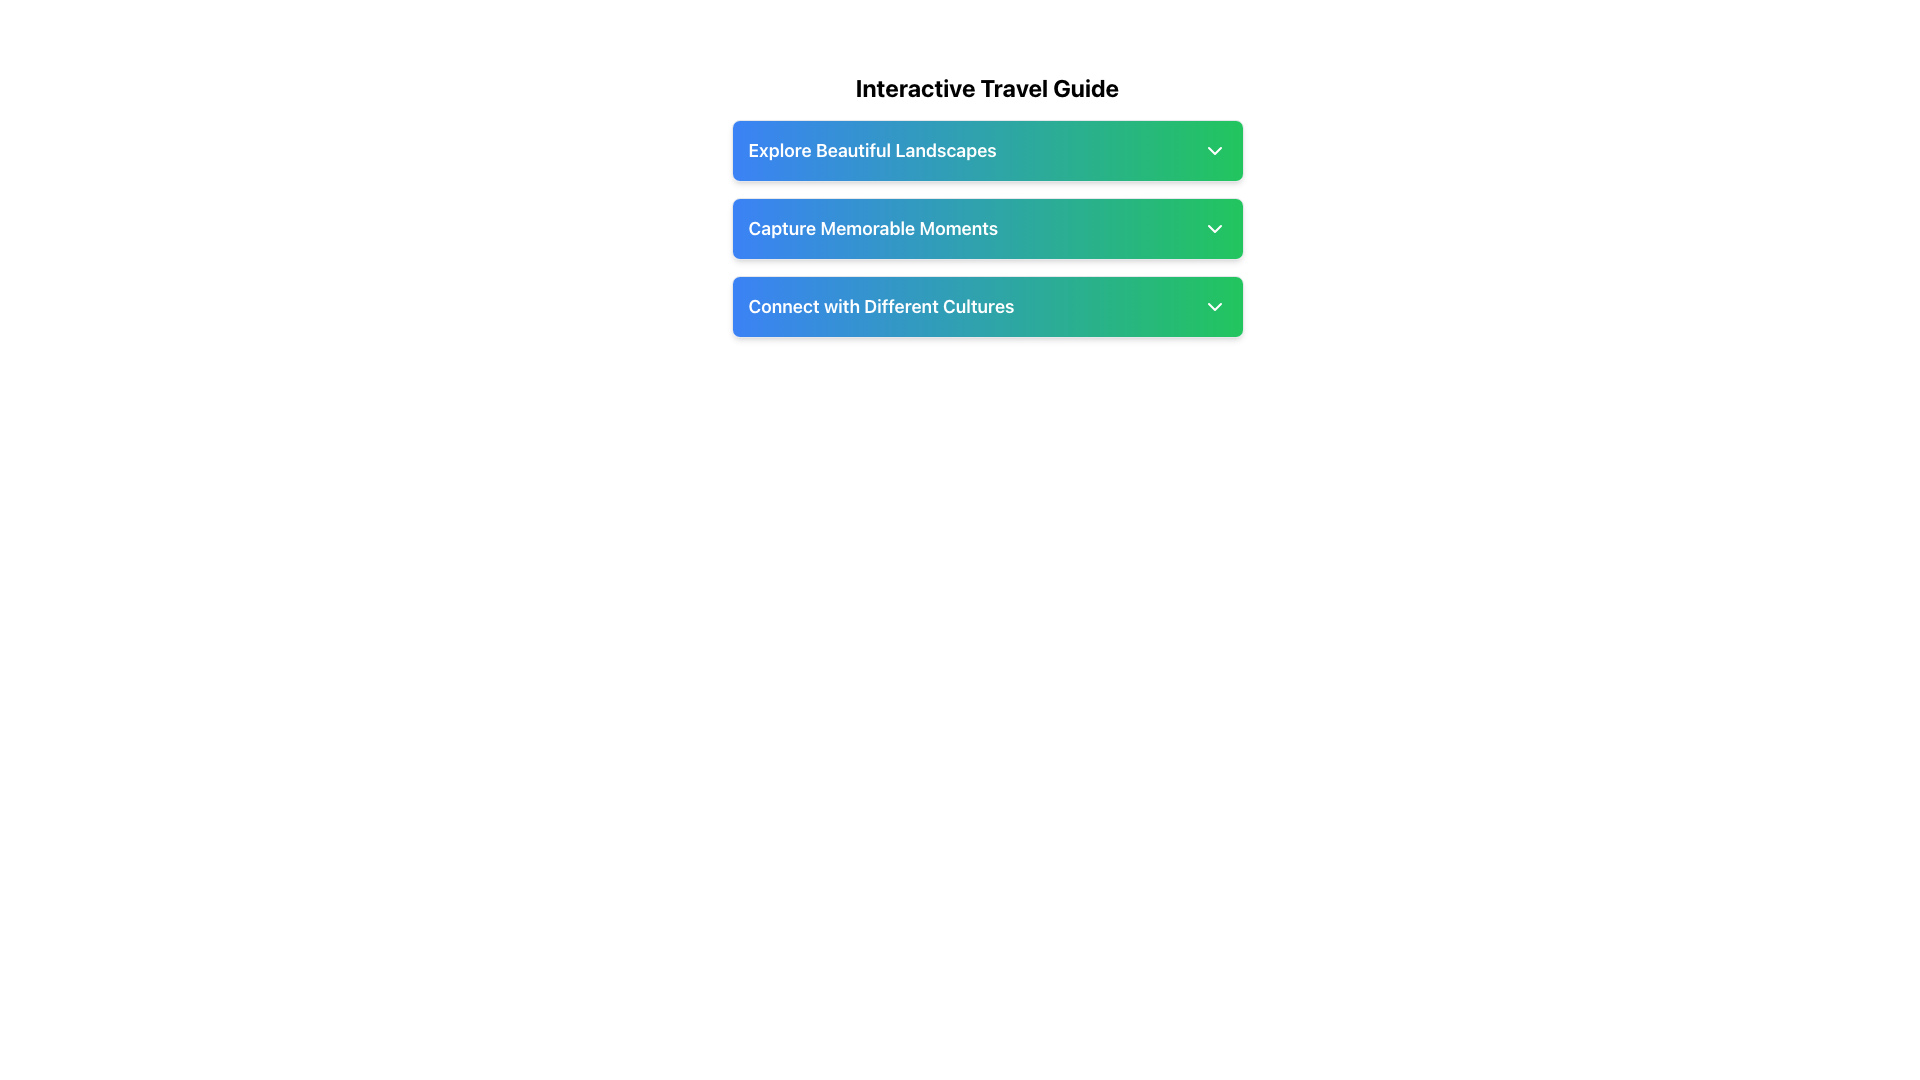  What do you see at coordinates (987, 149) in the screenshot?
I see `the button labeled 'Explore Beautiful Landscapes' which has a gradient background from blue to green and a downward chevron icon` at bounding box center [987, 149].